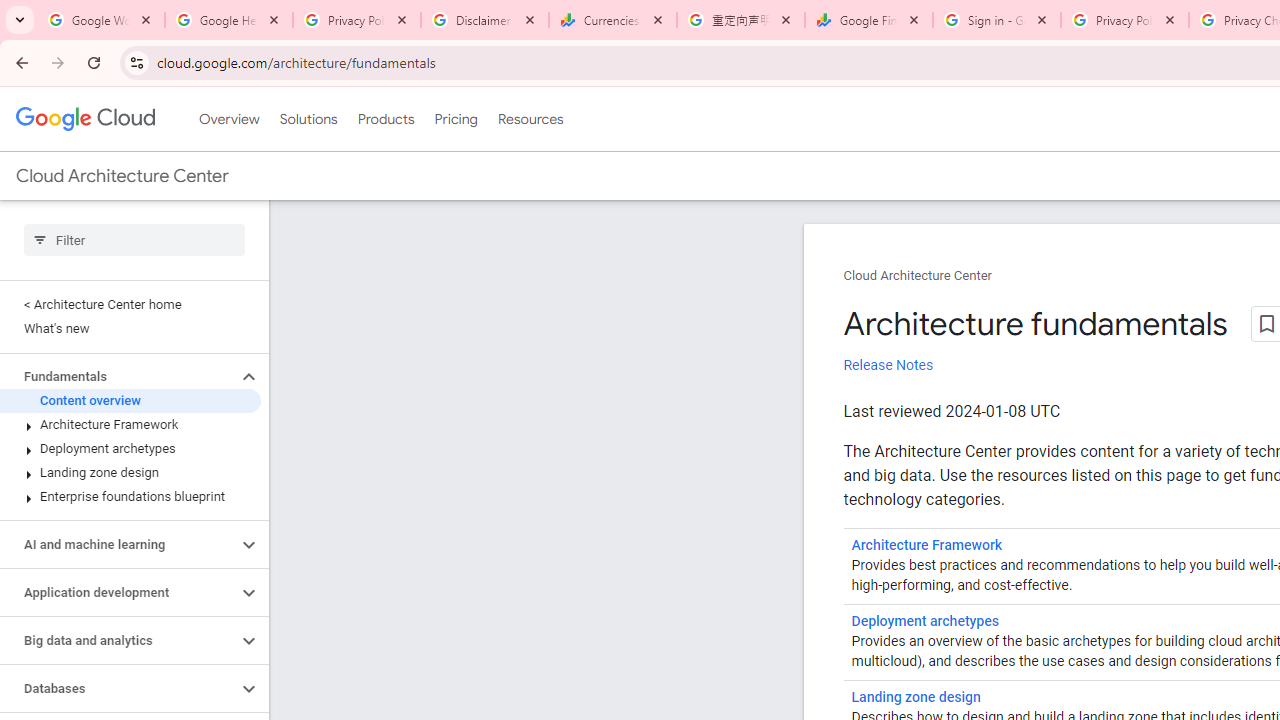  What do you see at coordinates (117, 641) in the screenshot?
I see `'Big data and analytics'` at bounding box center [117, 641].